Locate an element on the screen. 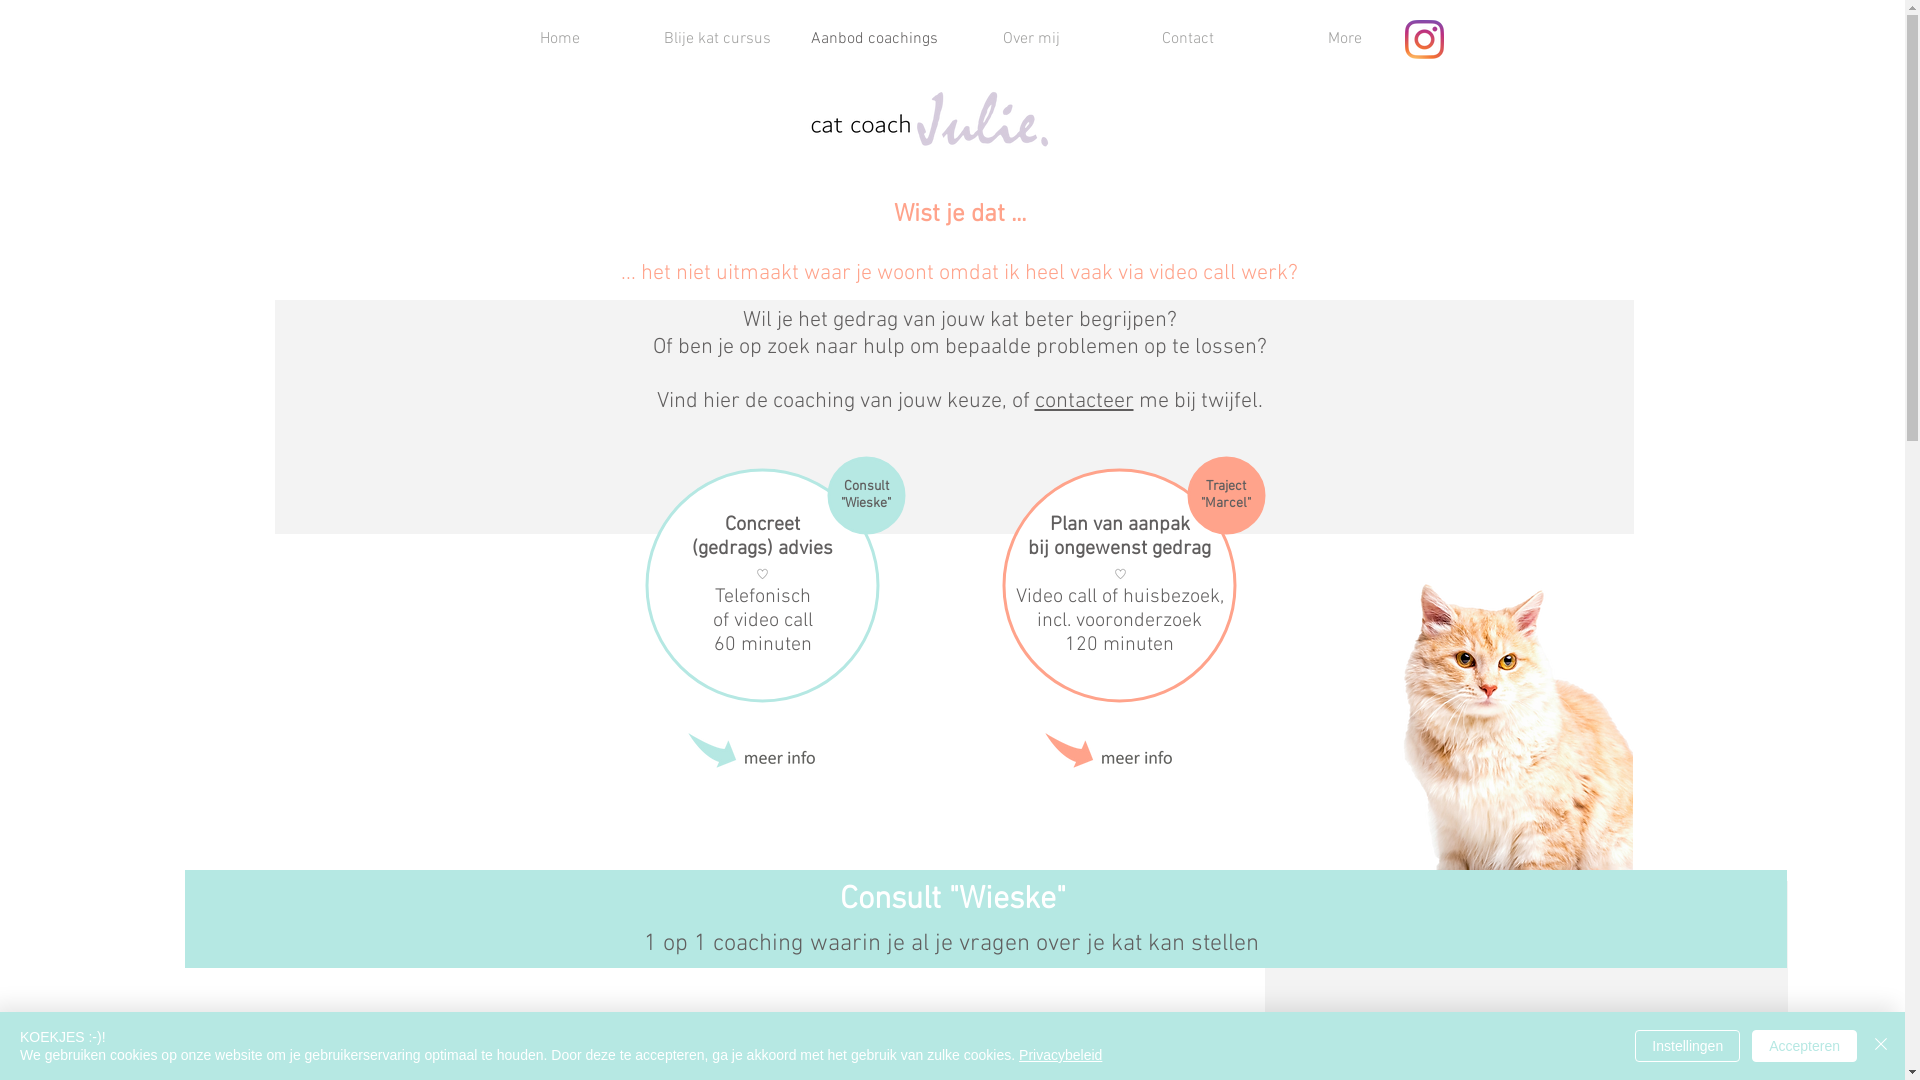 The image size is (1920, 1080). 'Instellingen' is located at coordinates (1686, 1044).